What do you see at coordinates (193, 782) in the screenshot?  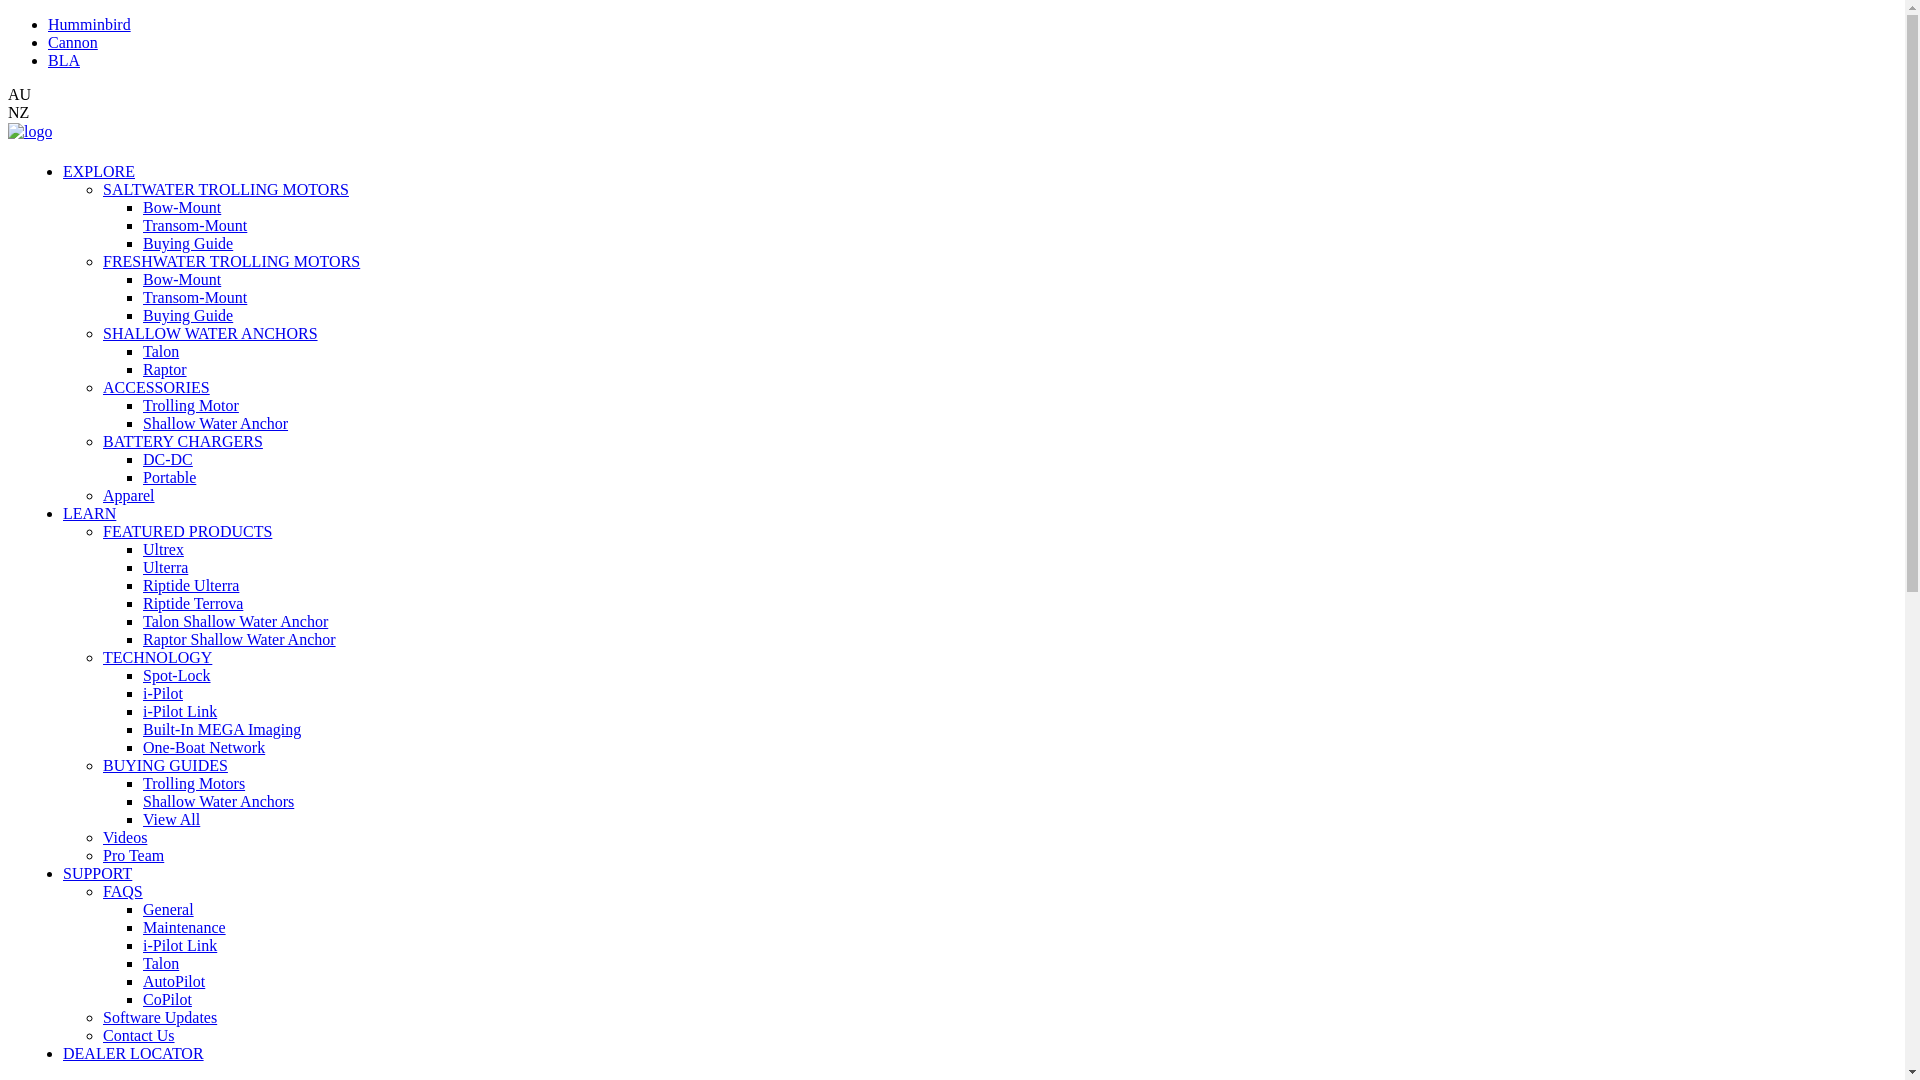 I see `'Trolling Motors'` at bounding box center [193, 782].